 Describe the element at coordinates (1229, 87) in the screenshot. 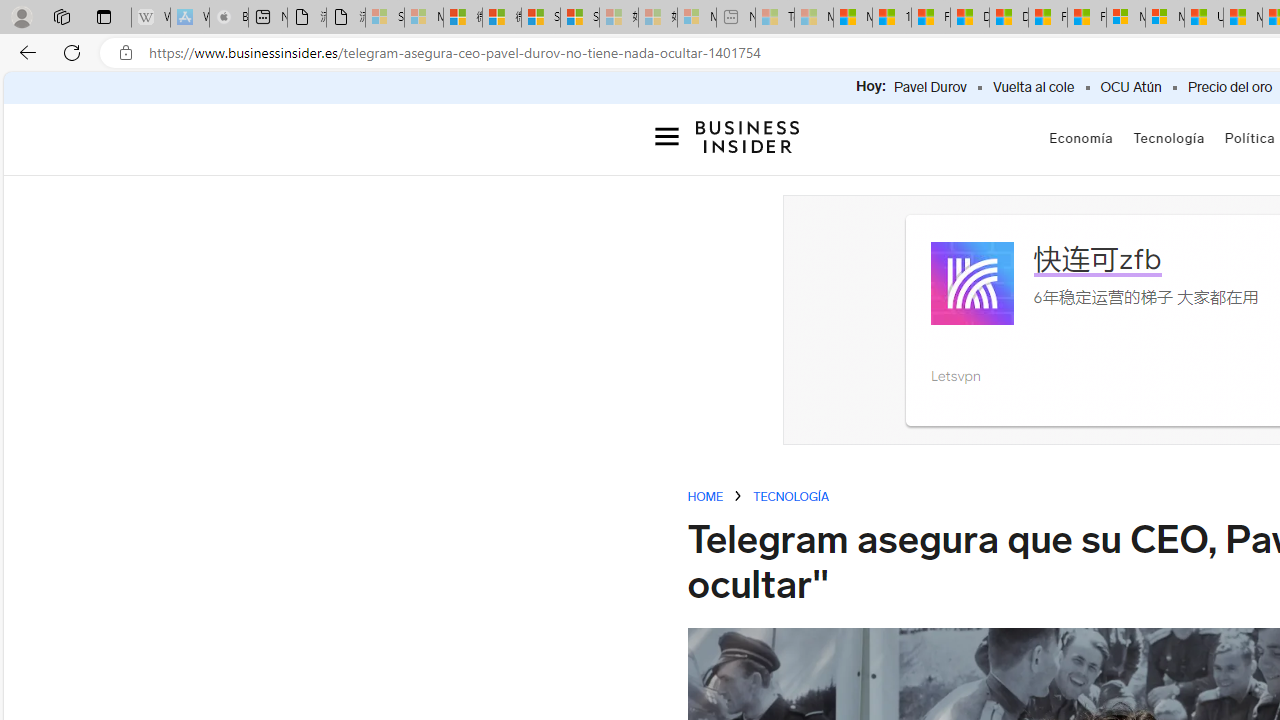

I see `'Precio del oro'` at that location.